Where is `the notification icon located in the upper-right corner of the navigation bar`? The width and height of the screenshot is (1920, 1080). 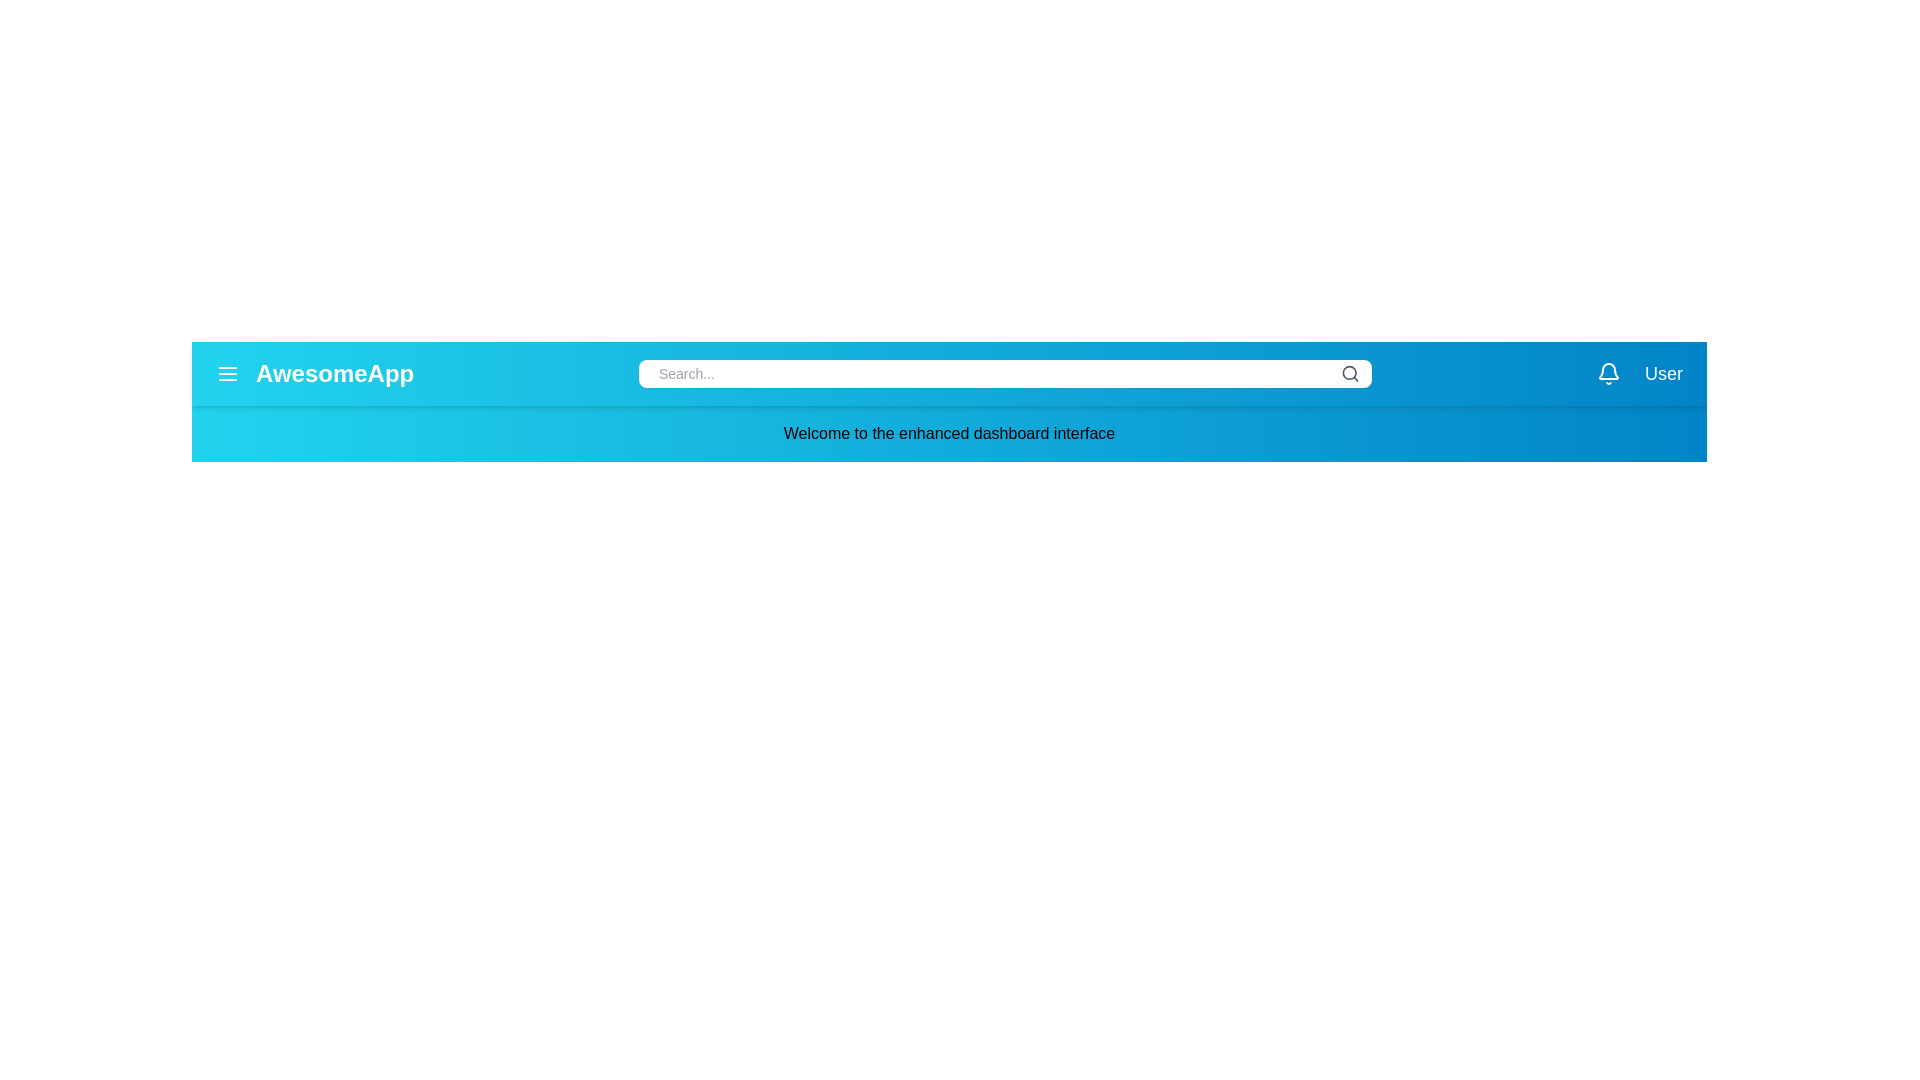 the notification icon located in the upper-right corner of the navigation bar is located at coordinates (1608, 374).